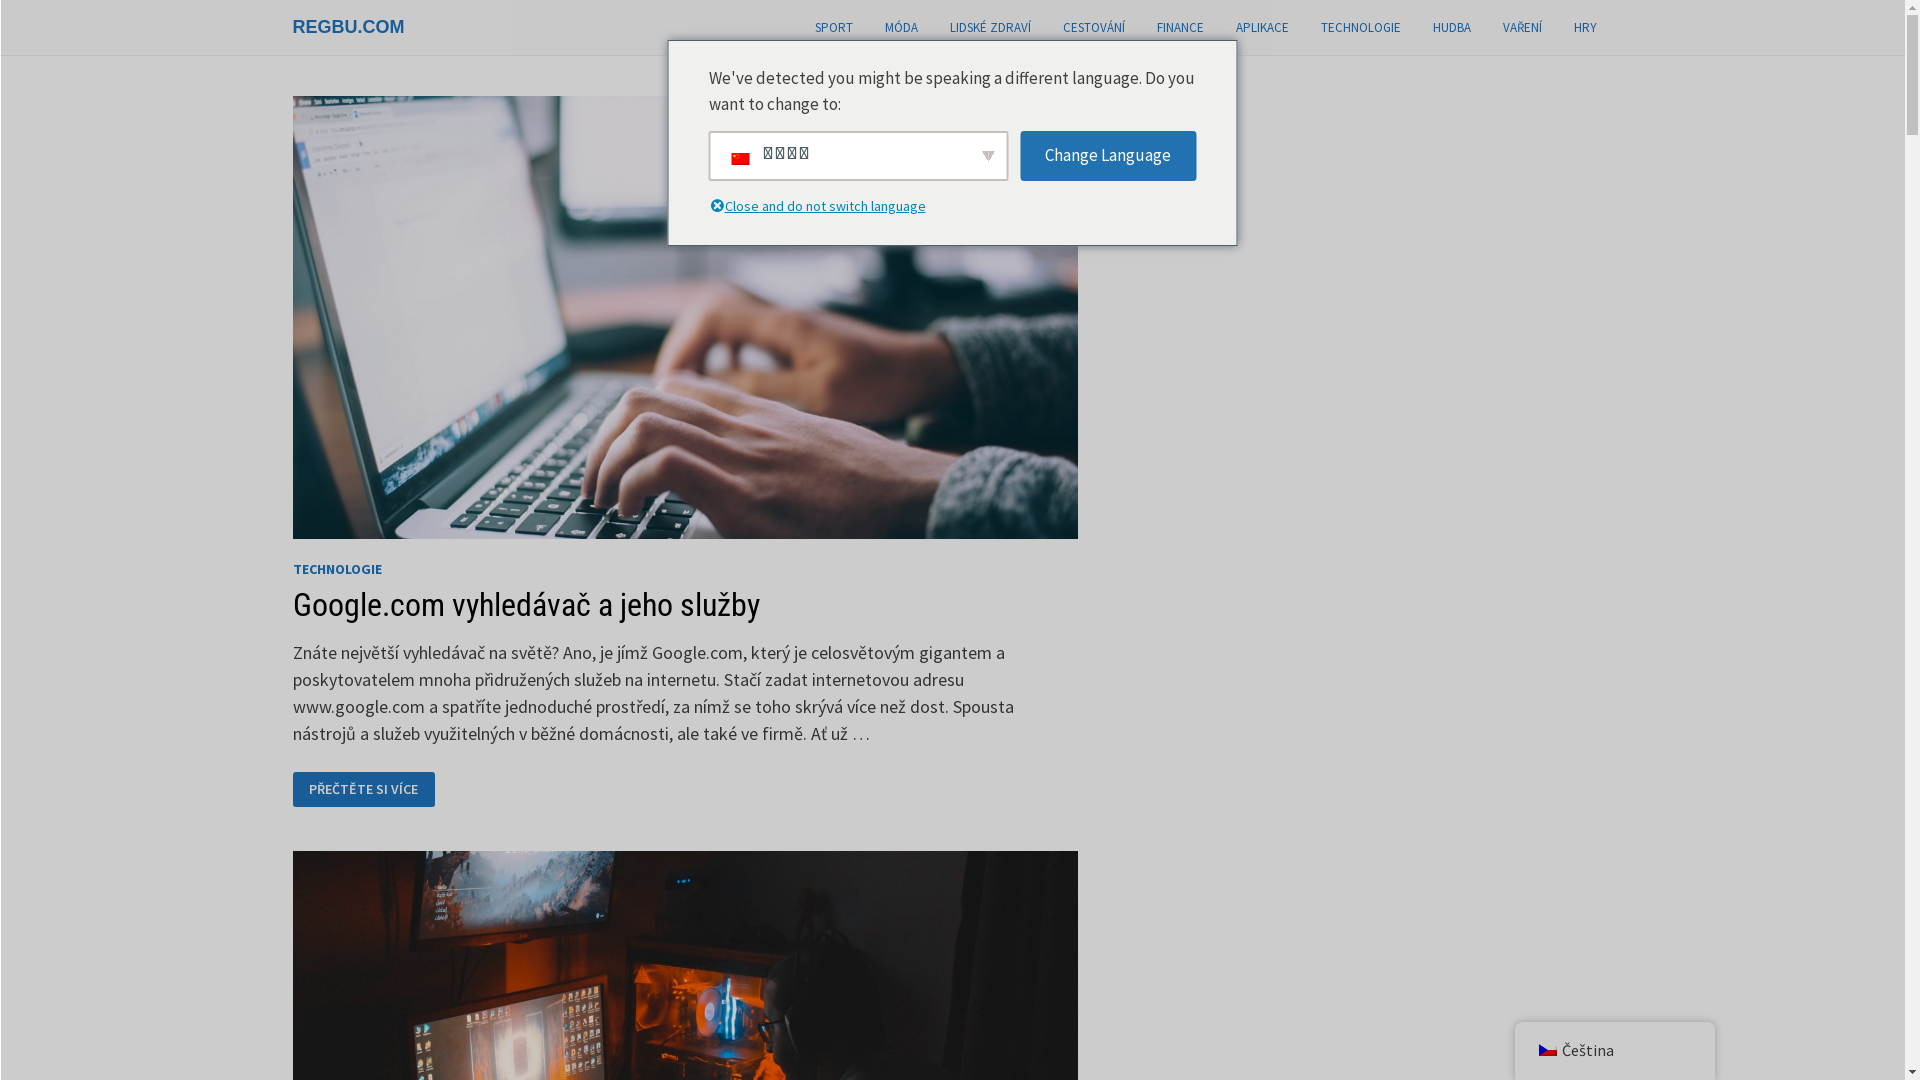 This screenshot has height=1080, width=1920. I want to click on 'REGBU.COM', so click(347, 27).